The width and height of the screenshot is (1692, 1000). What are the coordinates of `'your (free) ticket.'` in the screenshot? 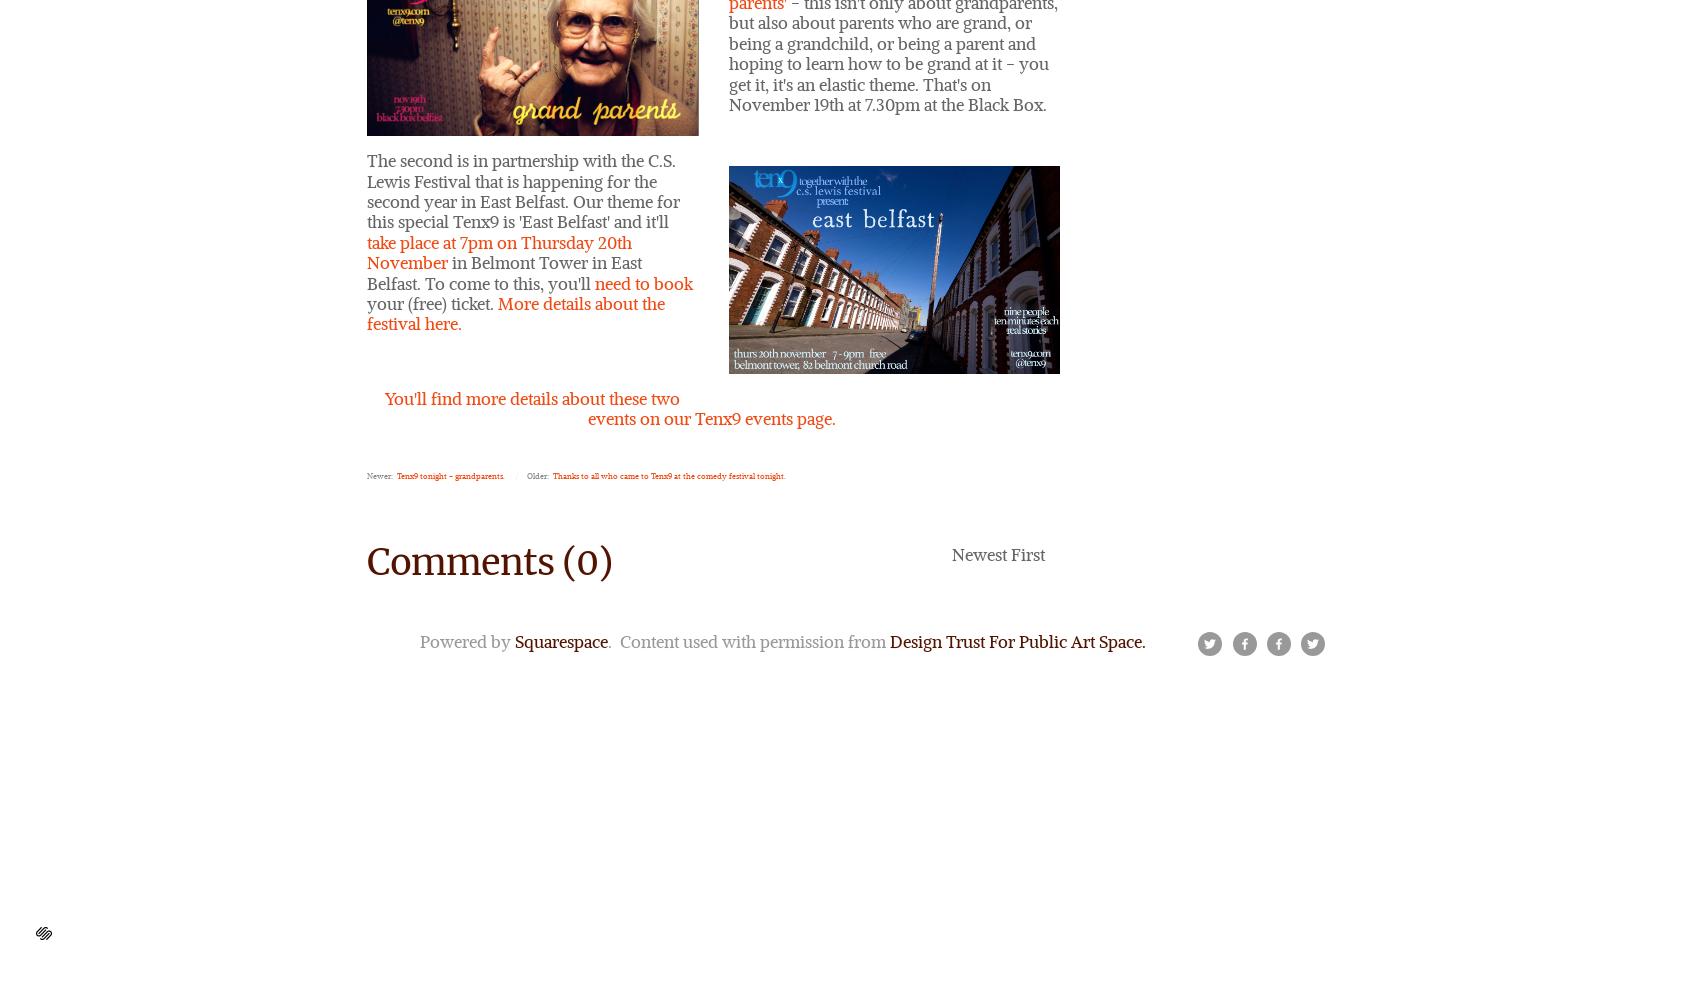 It's located at (431, 302).